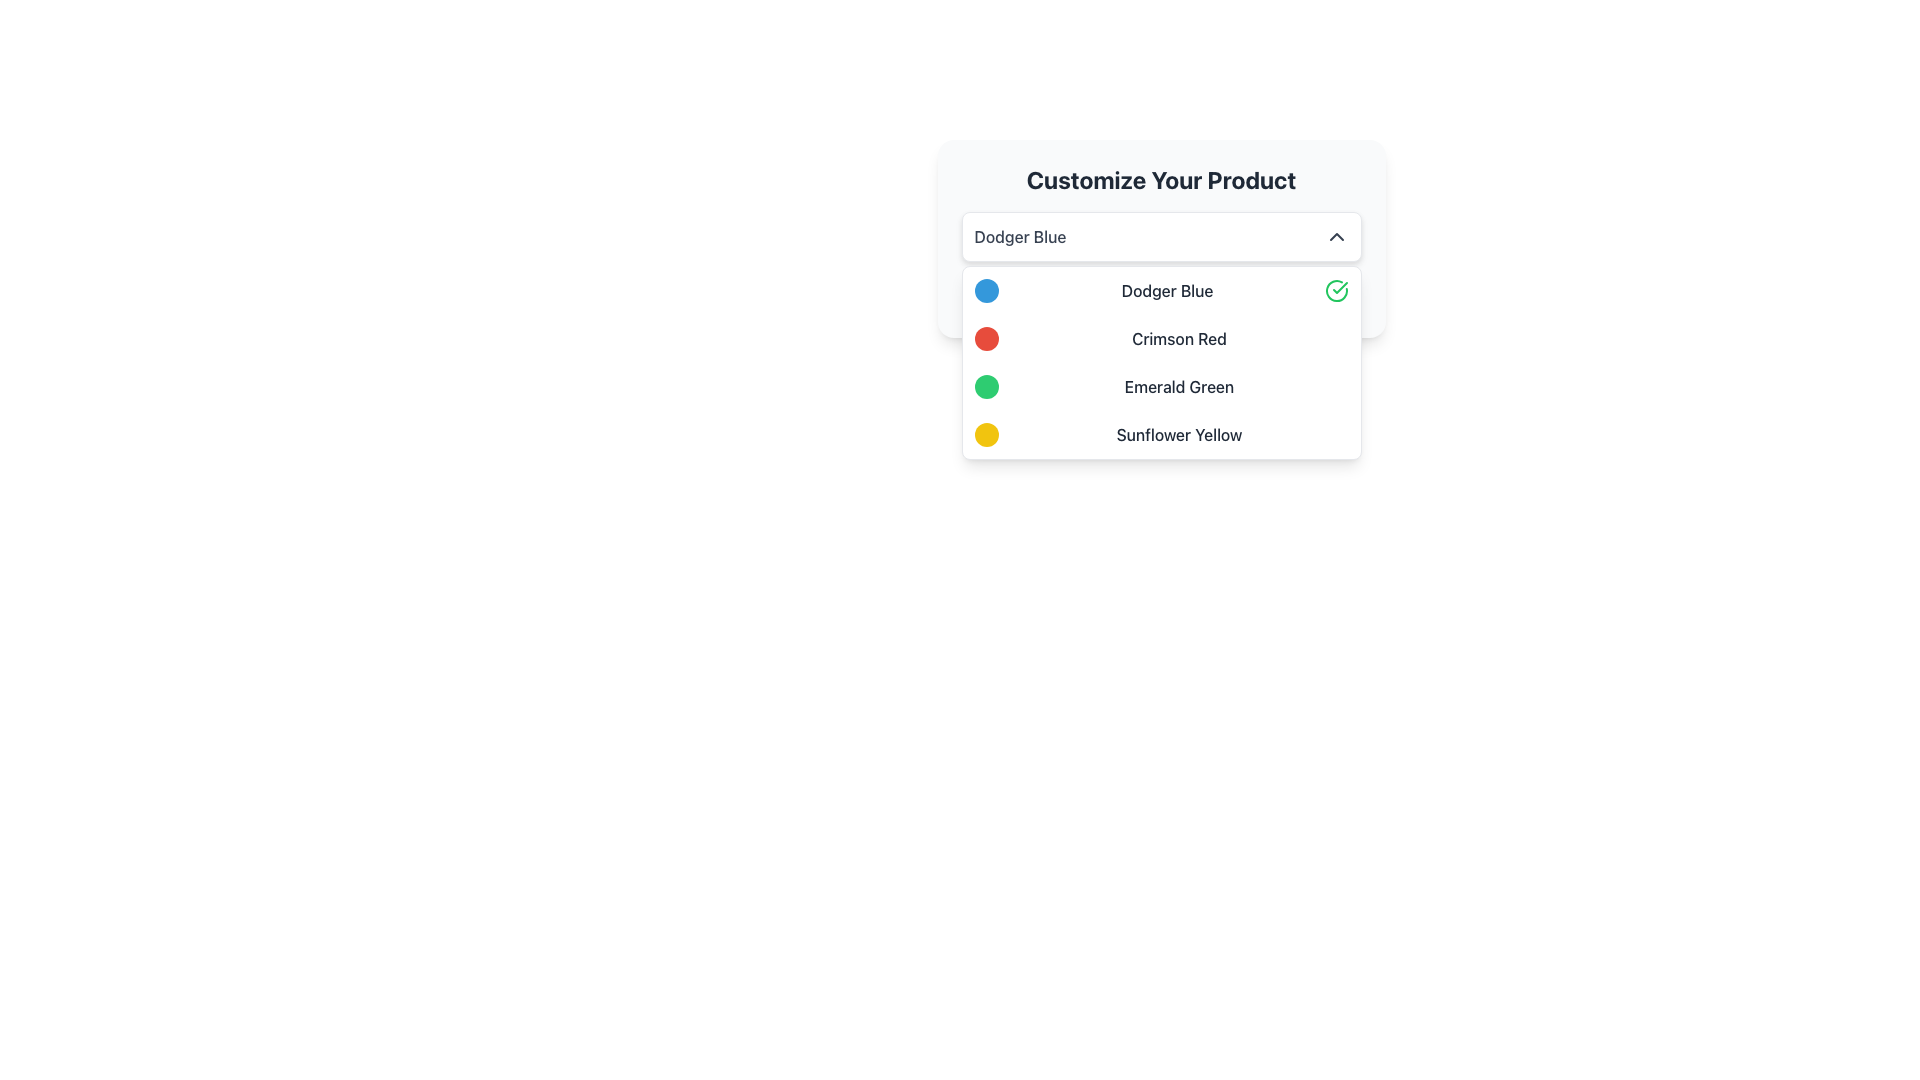 This screenshot has width=1920, height=1080. Describe the element at coordinates (971, 300) in the screenshot. I see `the blue outlined eye icon, which is the leftmost element in a horizontal arrangement alongside the text 'Dodger Blue' and a downward arrow icon` at that location.